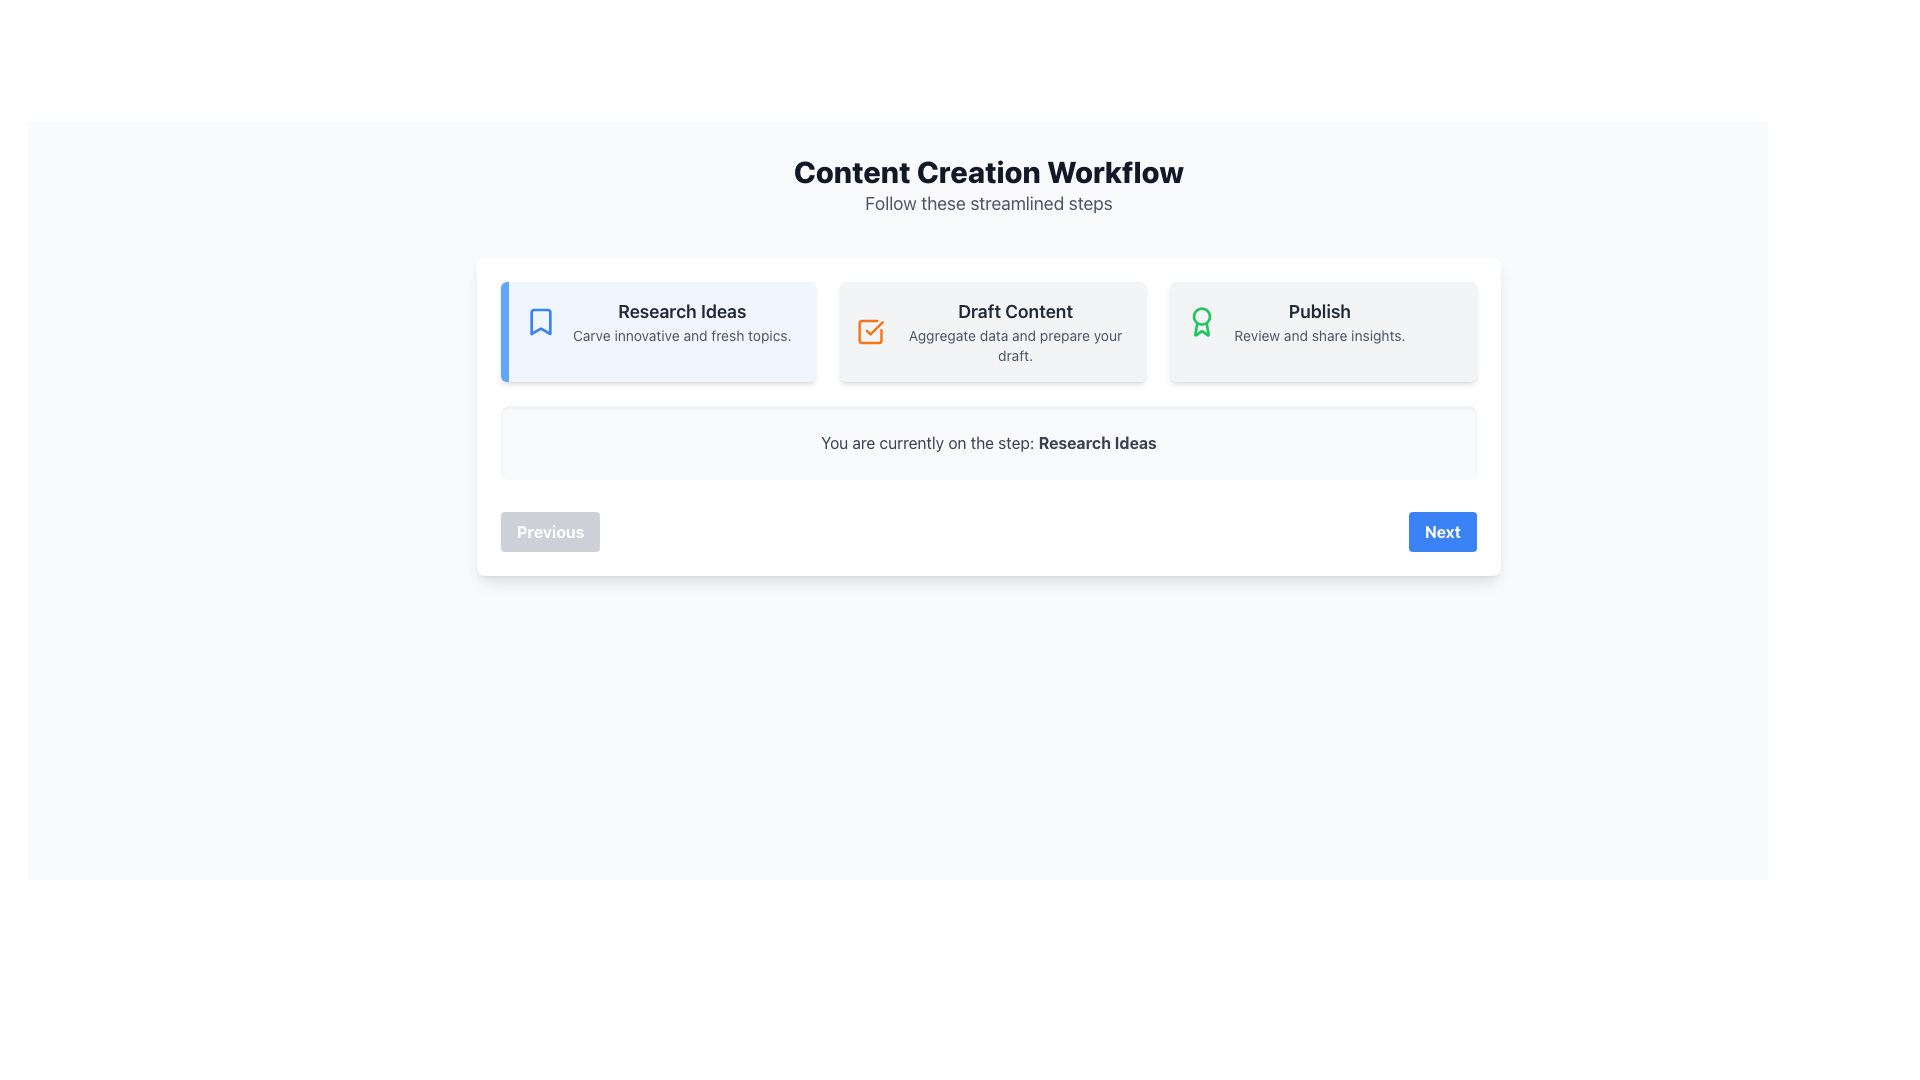 The width and height of the screenshot is (1920, 1080). Describe the element at coordinates (1201, 320) in the screenshot. I see `the 'Publish' Icon which visually represents the publishing action within the workflow, located in the rightmost section of the interface, adjacent to the 'Publish' title and 'Review and share insights.' subtitle` at that location.